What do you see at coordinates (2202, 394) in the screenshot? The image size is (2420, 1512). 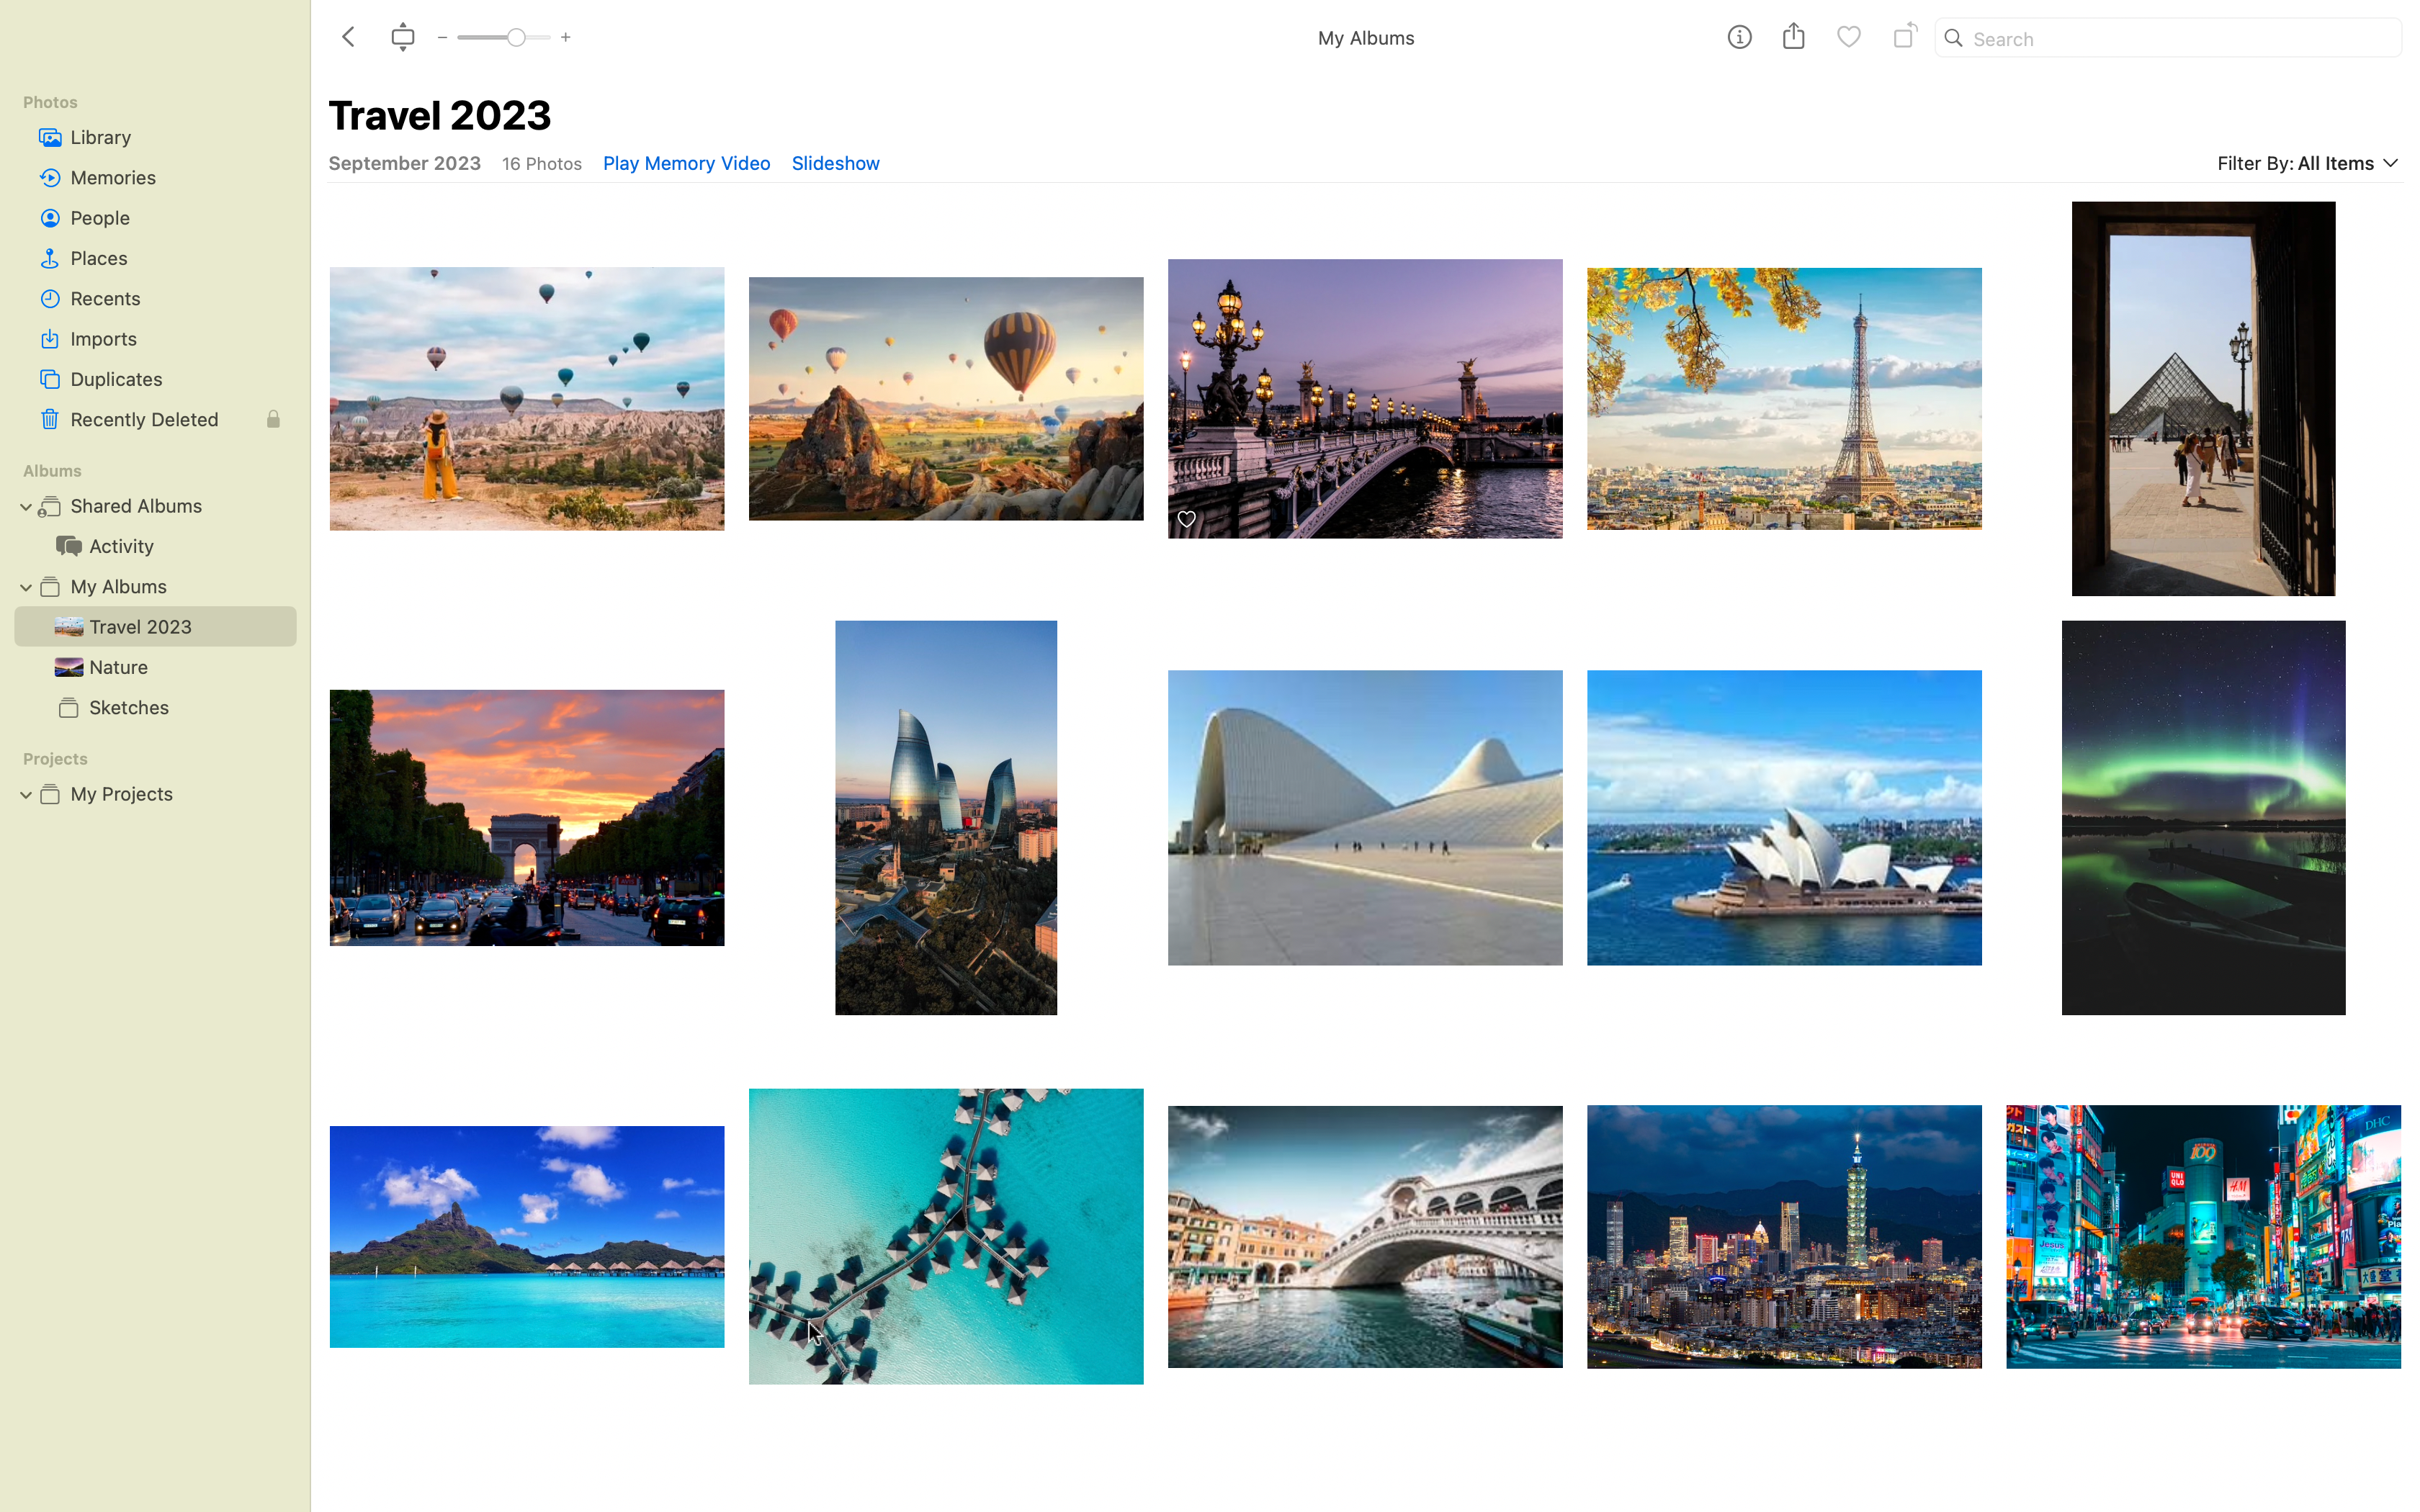 I see `the Louvre"s picture` at bounding box center [2202, 394].